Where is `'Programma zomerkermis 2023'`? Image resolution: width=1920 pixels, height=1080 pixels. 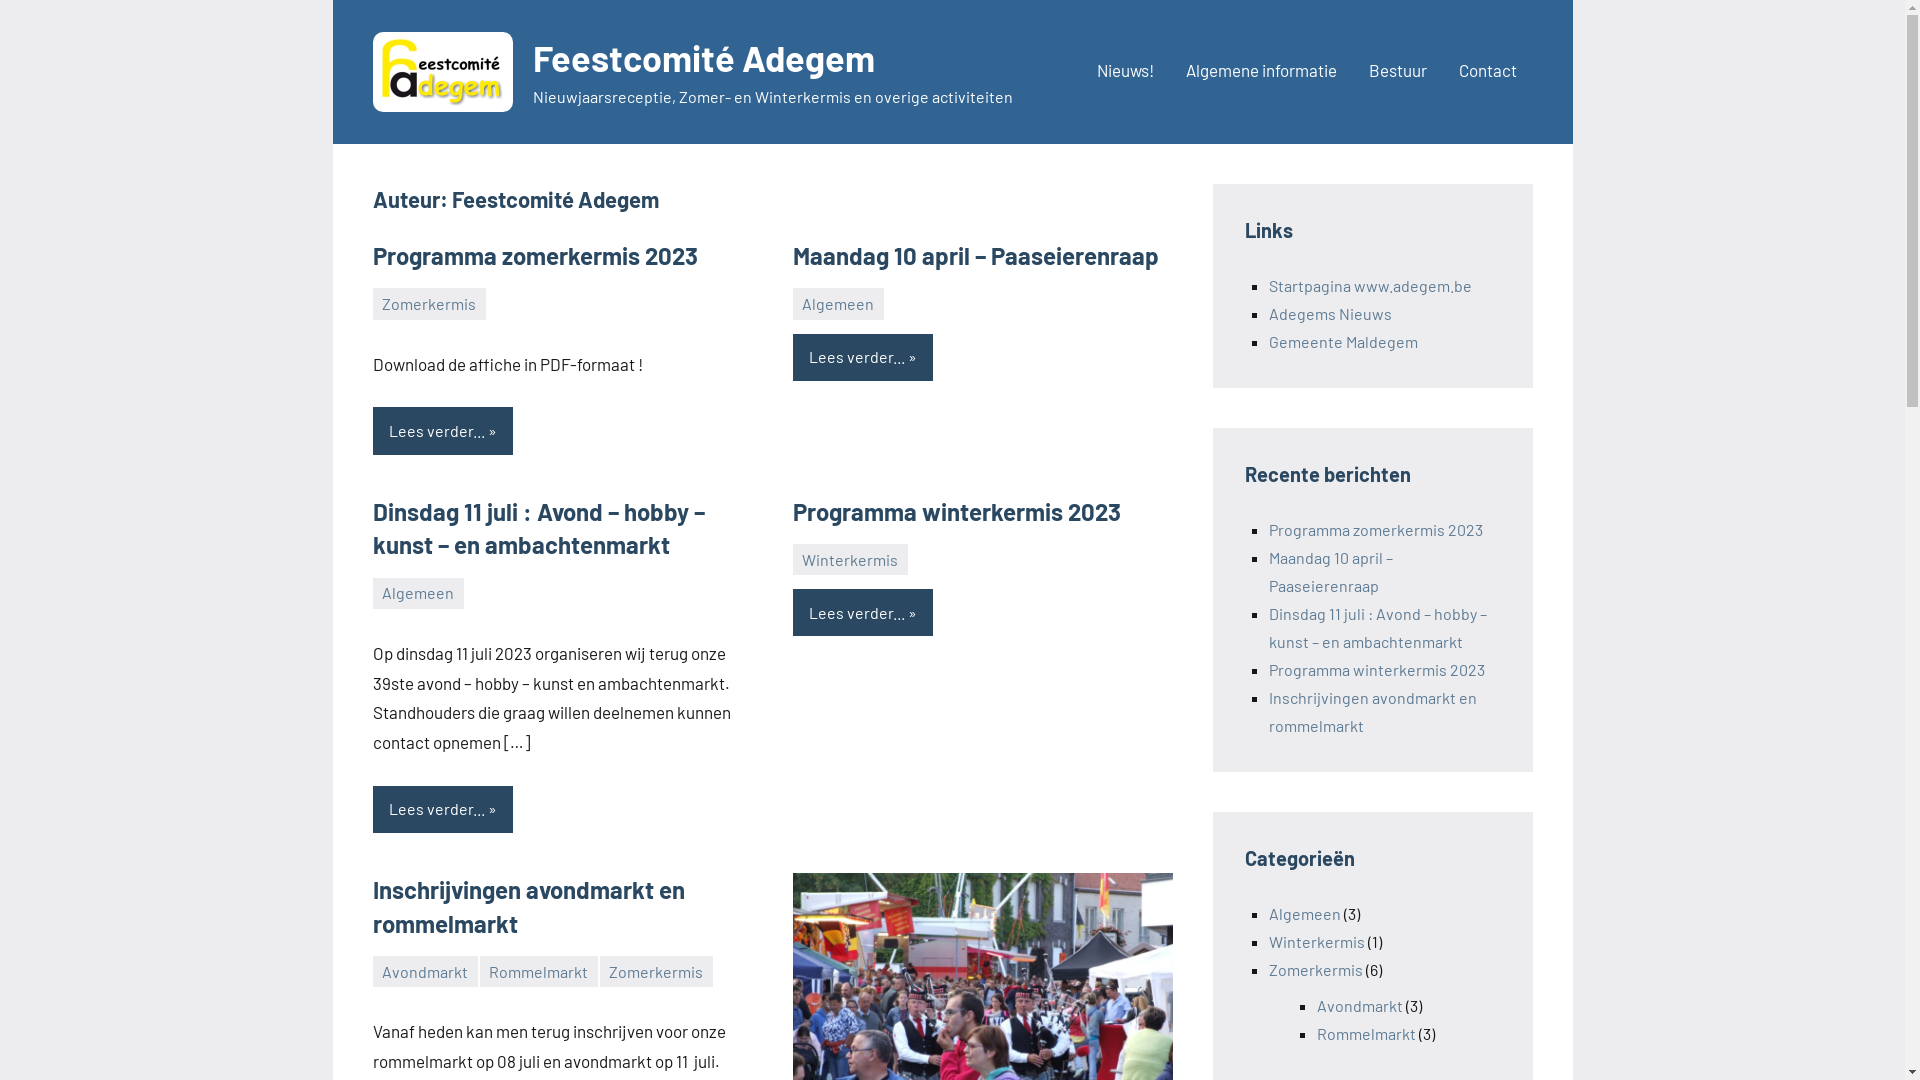 'Programma zomerkermis 2023' is located at coordinates (1373, 528).